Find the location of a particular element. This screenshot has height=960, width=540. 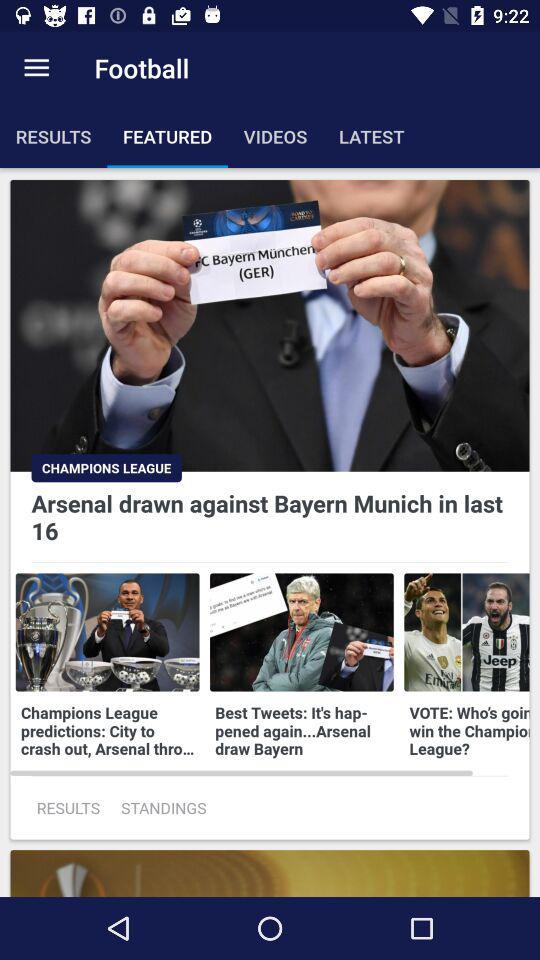

icon next to the football item is located at coordinates (36, 68).